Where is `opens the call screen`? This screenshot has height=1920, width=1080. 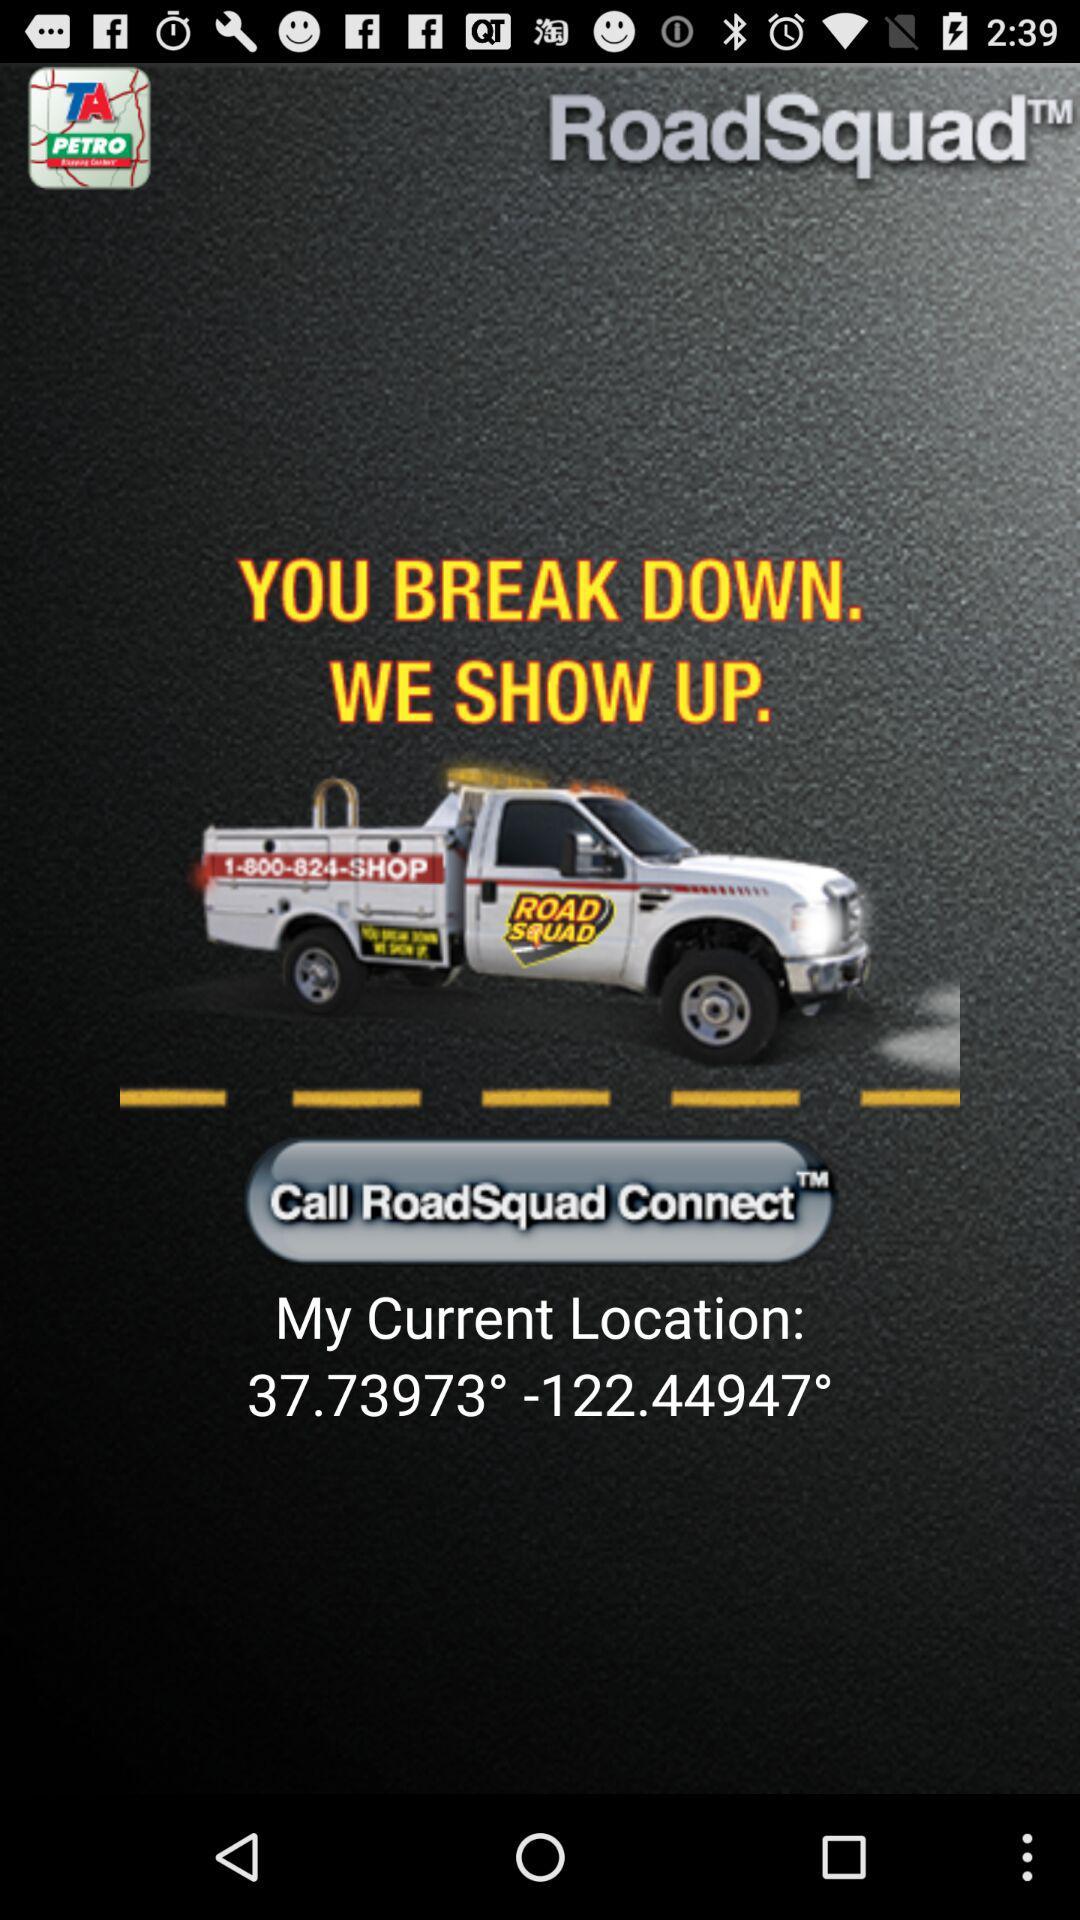
opens the call screen is located at coordinates (540, 1199).